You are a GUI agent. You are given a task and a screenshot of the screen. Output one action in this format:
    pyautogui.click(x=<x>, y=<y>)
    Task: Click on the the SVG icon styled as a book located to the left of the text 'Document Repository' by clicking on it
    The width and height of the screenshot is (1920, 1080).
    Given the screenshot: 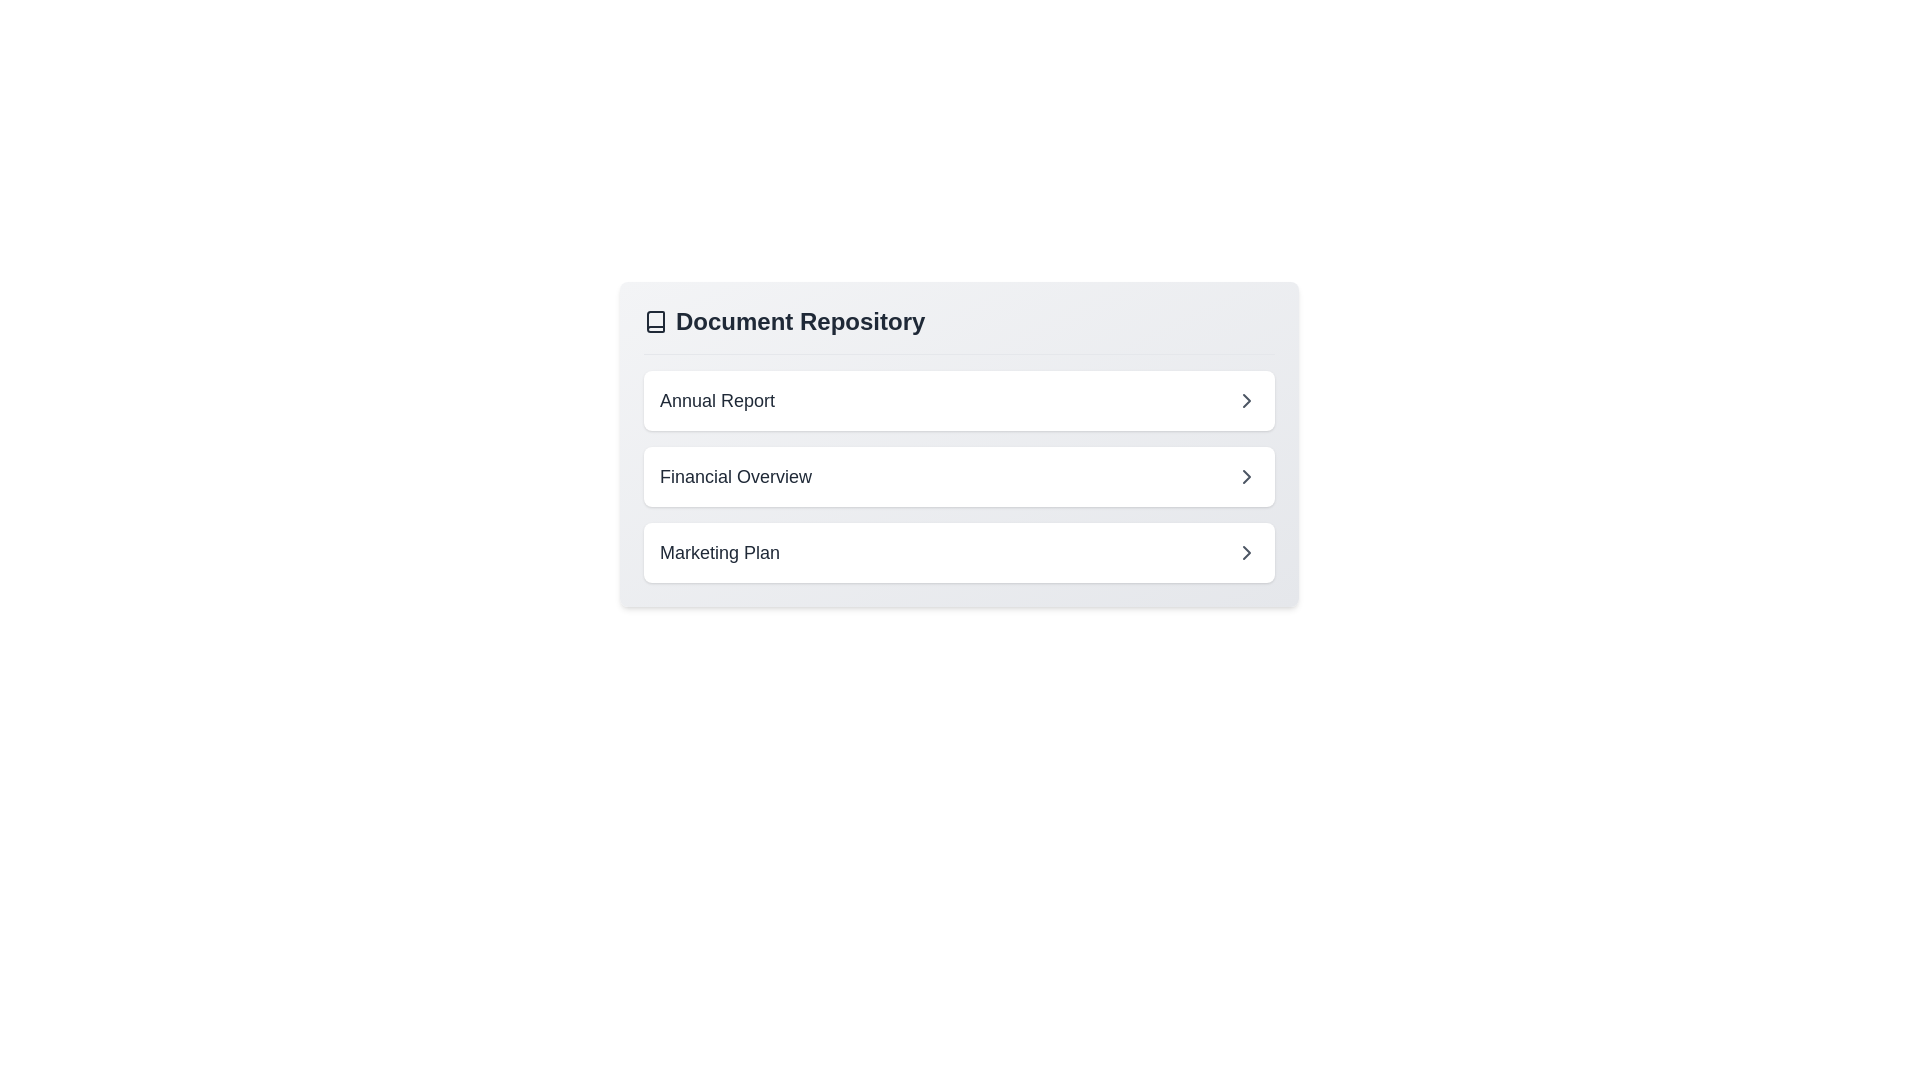 What is the action you would take?
    pyautogui.click(x=656, y=320)
    